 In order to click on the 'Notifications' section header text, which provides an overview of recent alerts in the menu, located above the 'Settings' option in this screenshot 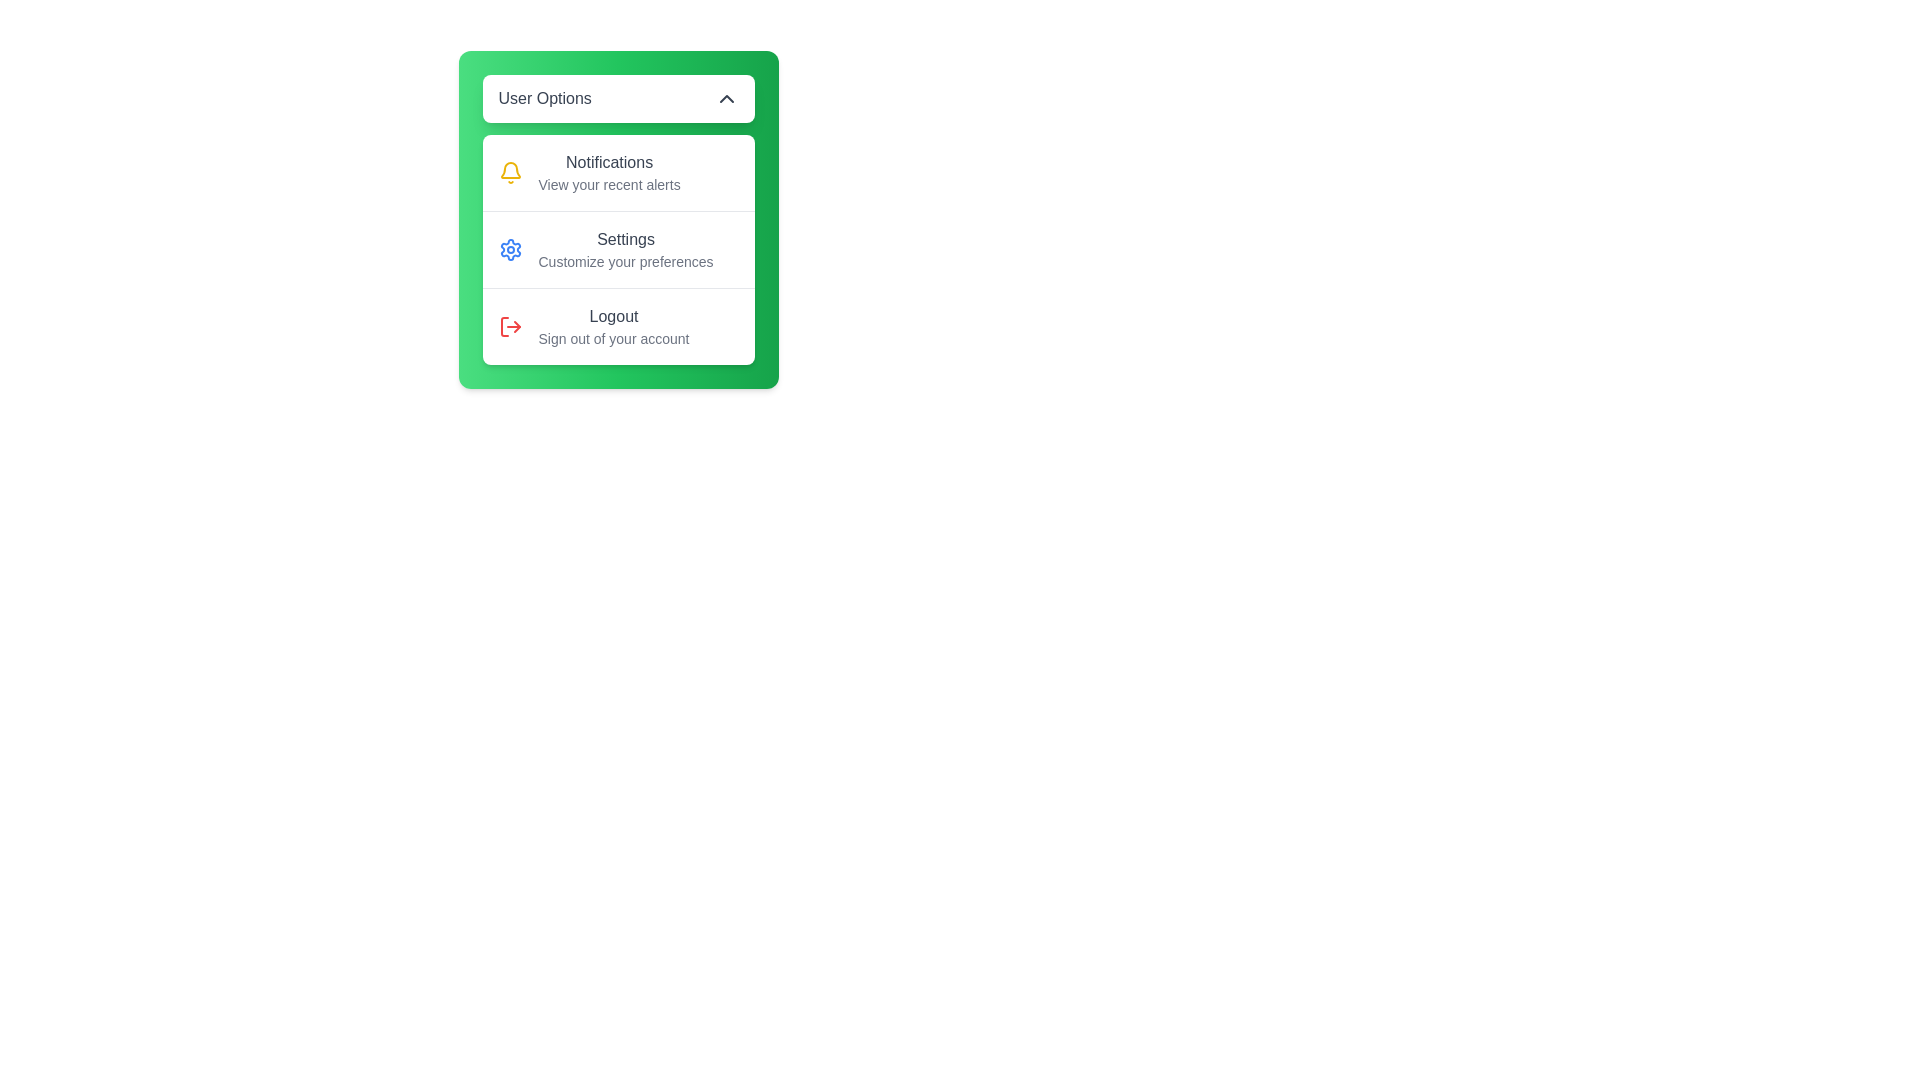, I will do `click(608, 172)`.